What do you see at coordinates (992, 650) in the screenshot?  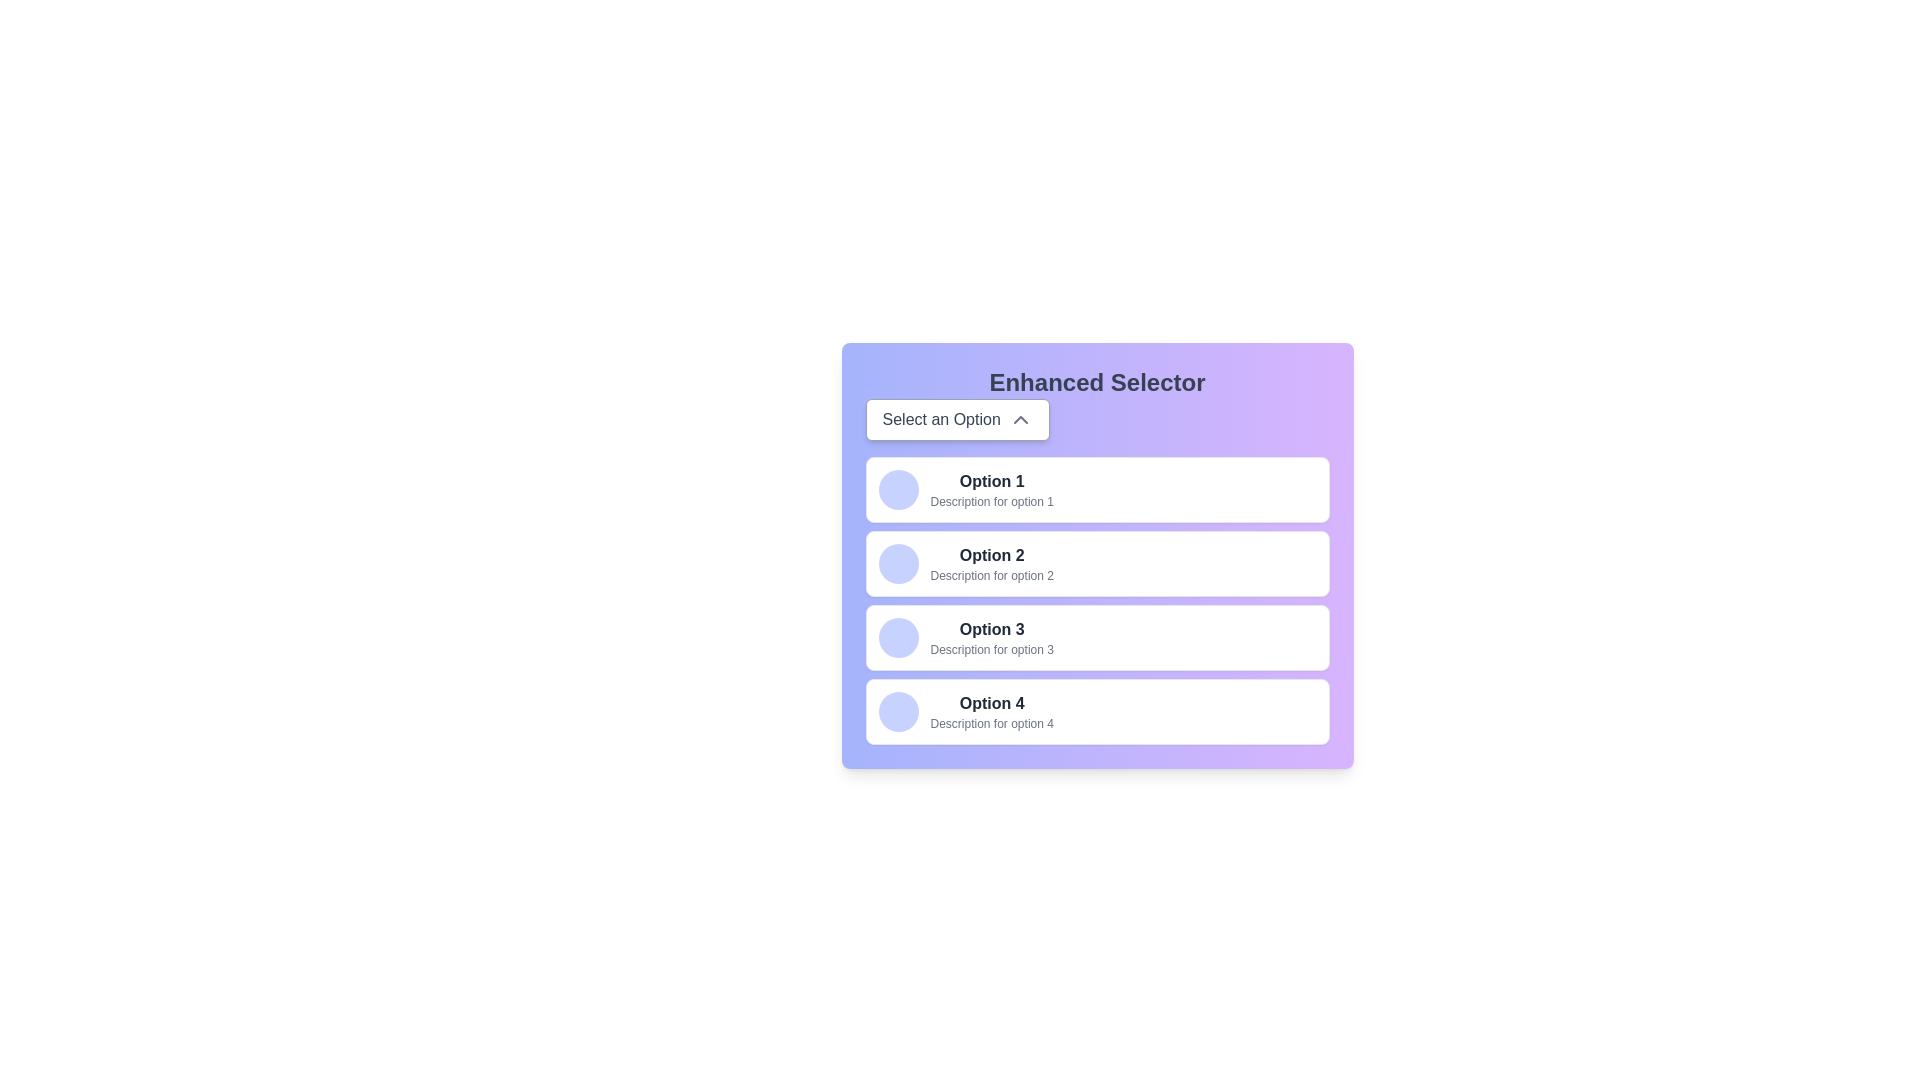 I see `the descriptive text label in gray color located under the title 'Option 3' in the 'Enhanced Selector' card` at bounding box center [992, 650].